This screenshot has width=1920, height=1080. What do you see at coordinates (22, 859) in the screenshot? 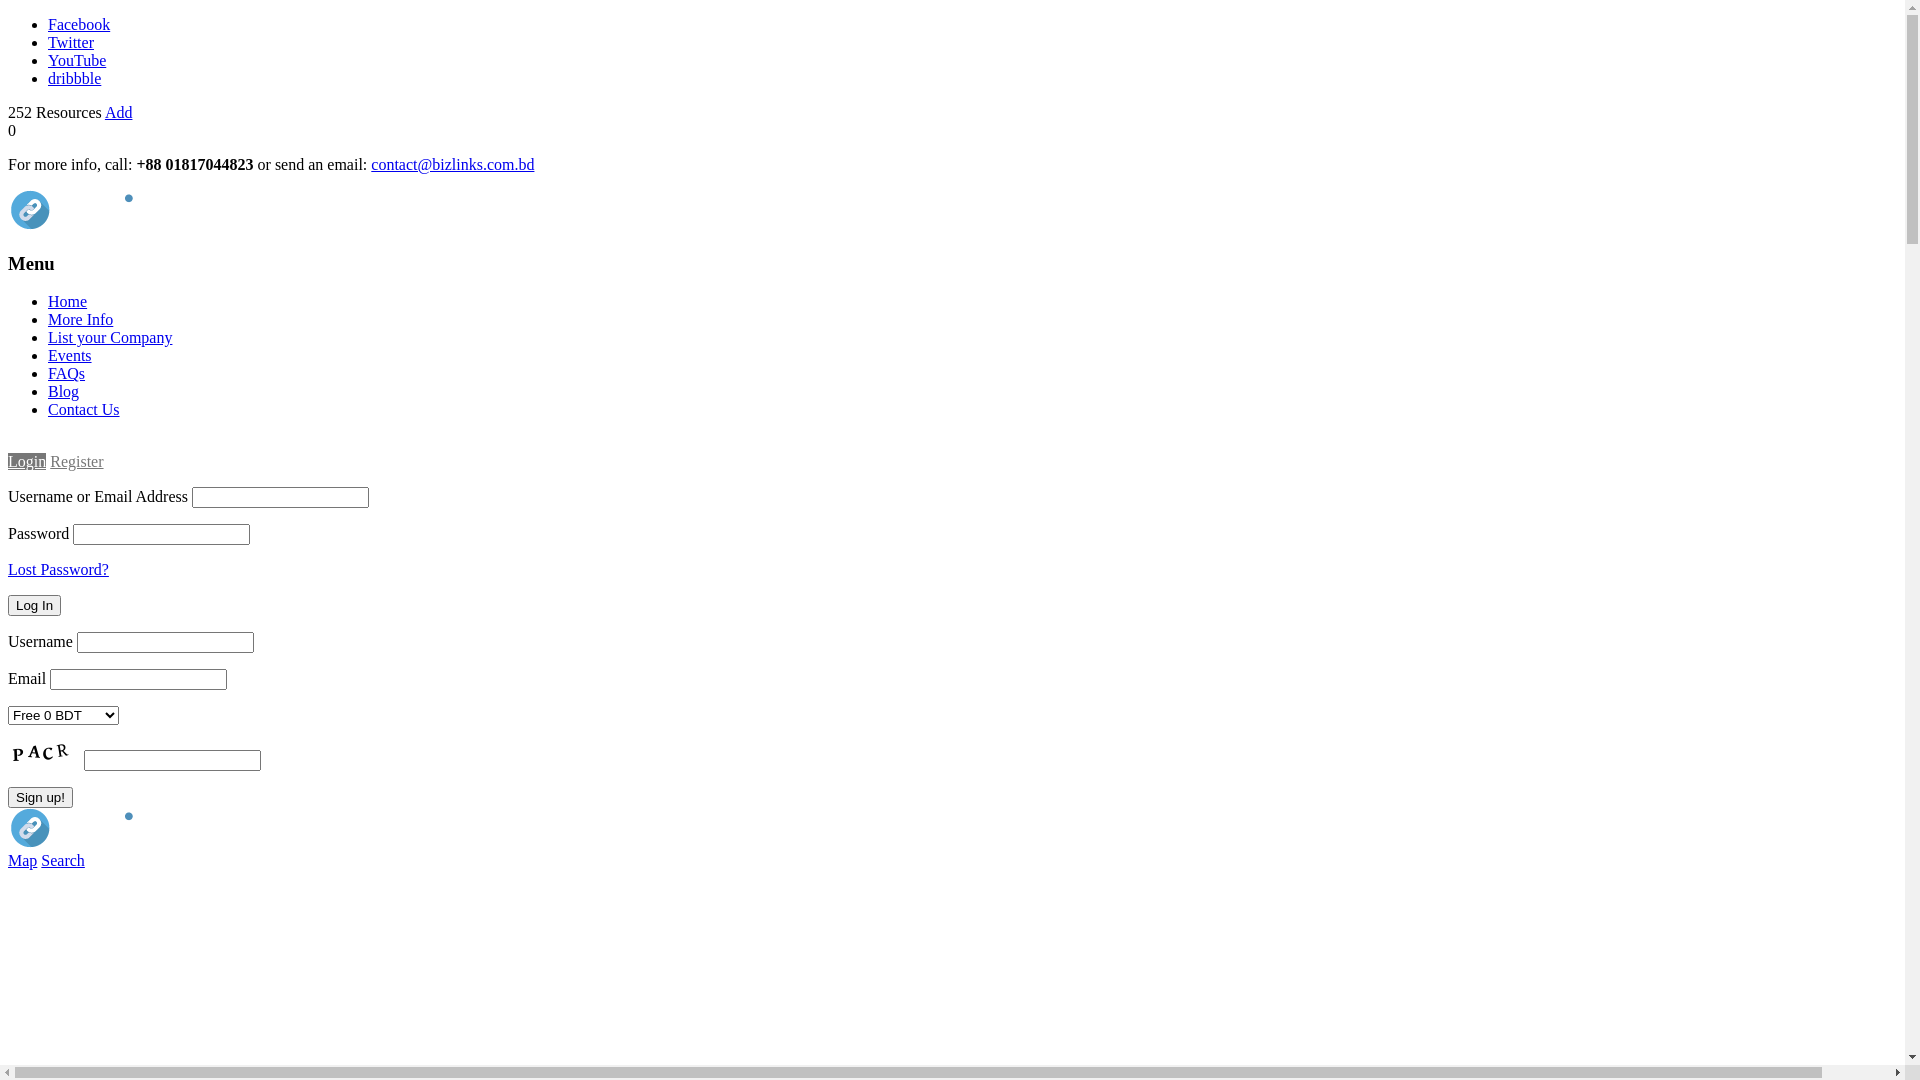
I see `'Map'` at bounding box center [22, 859].